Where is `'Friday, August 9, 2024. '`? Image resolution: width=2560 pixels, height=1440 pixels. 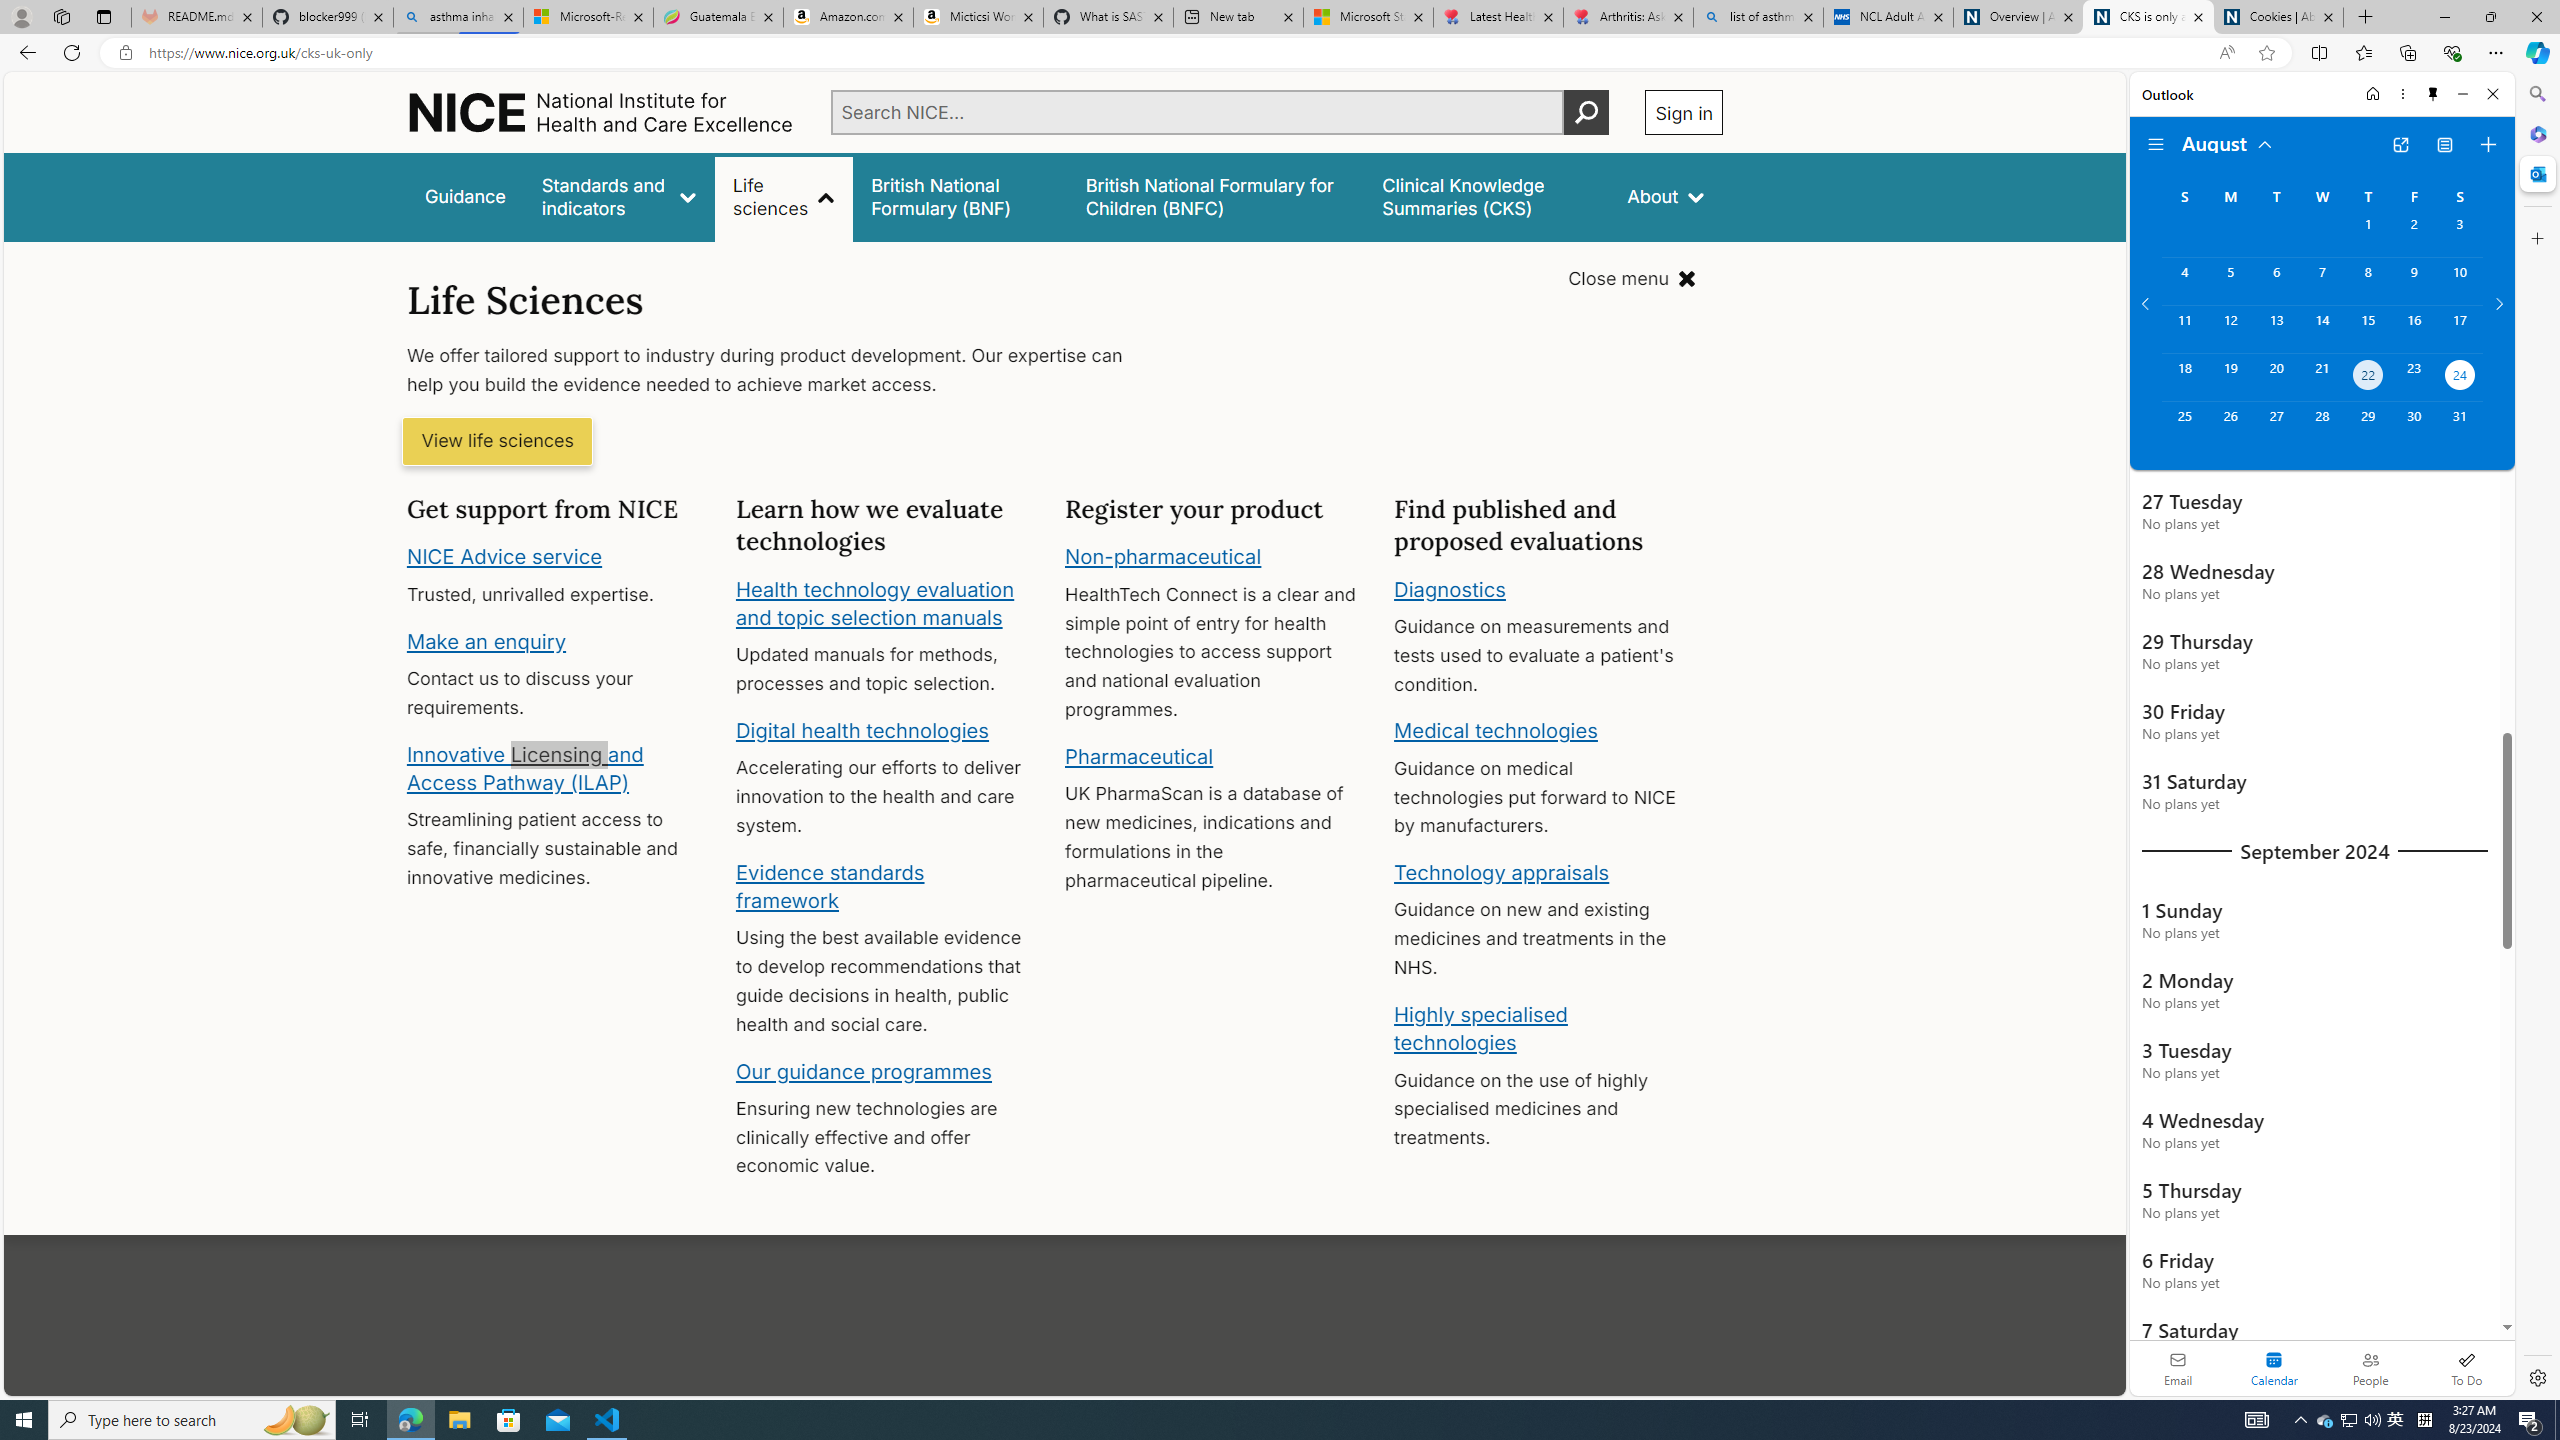
'Friday, August 9, 2024. ' is located at coordinates (2413, 280).